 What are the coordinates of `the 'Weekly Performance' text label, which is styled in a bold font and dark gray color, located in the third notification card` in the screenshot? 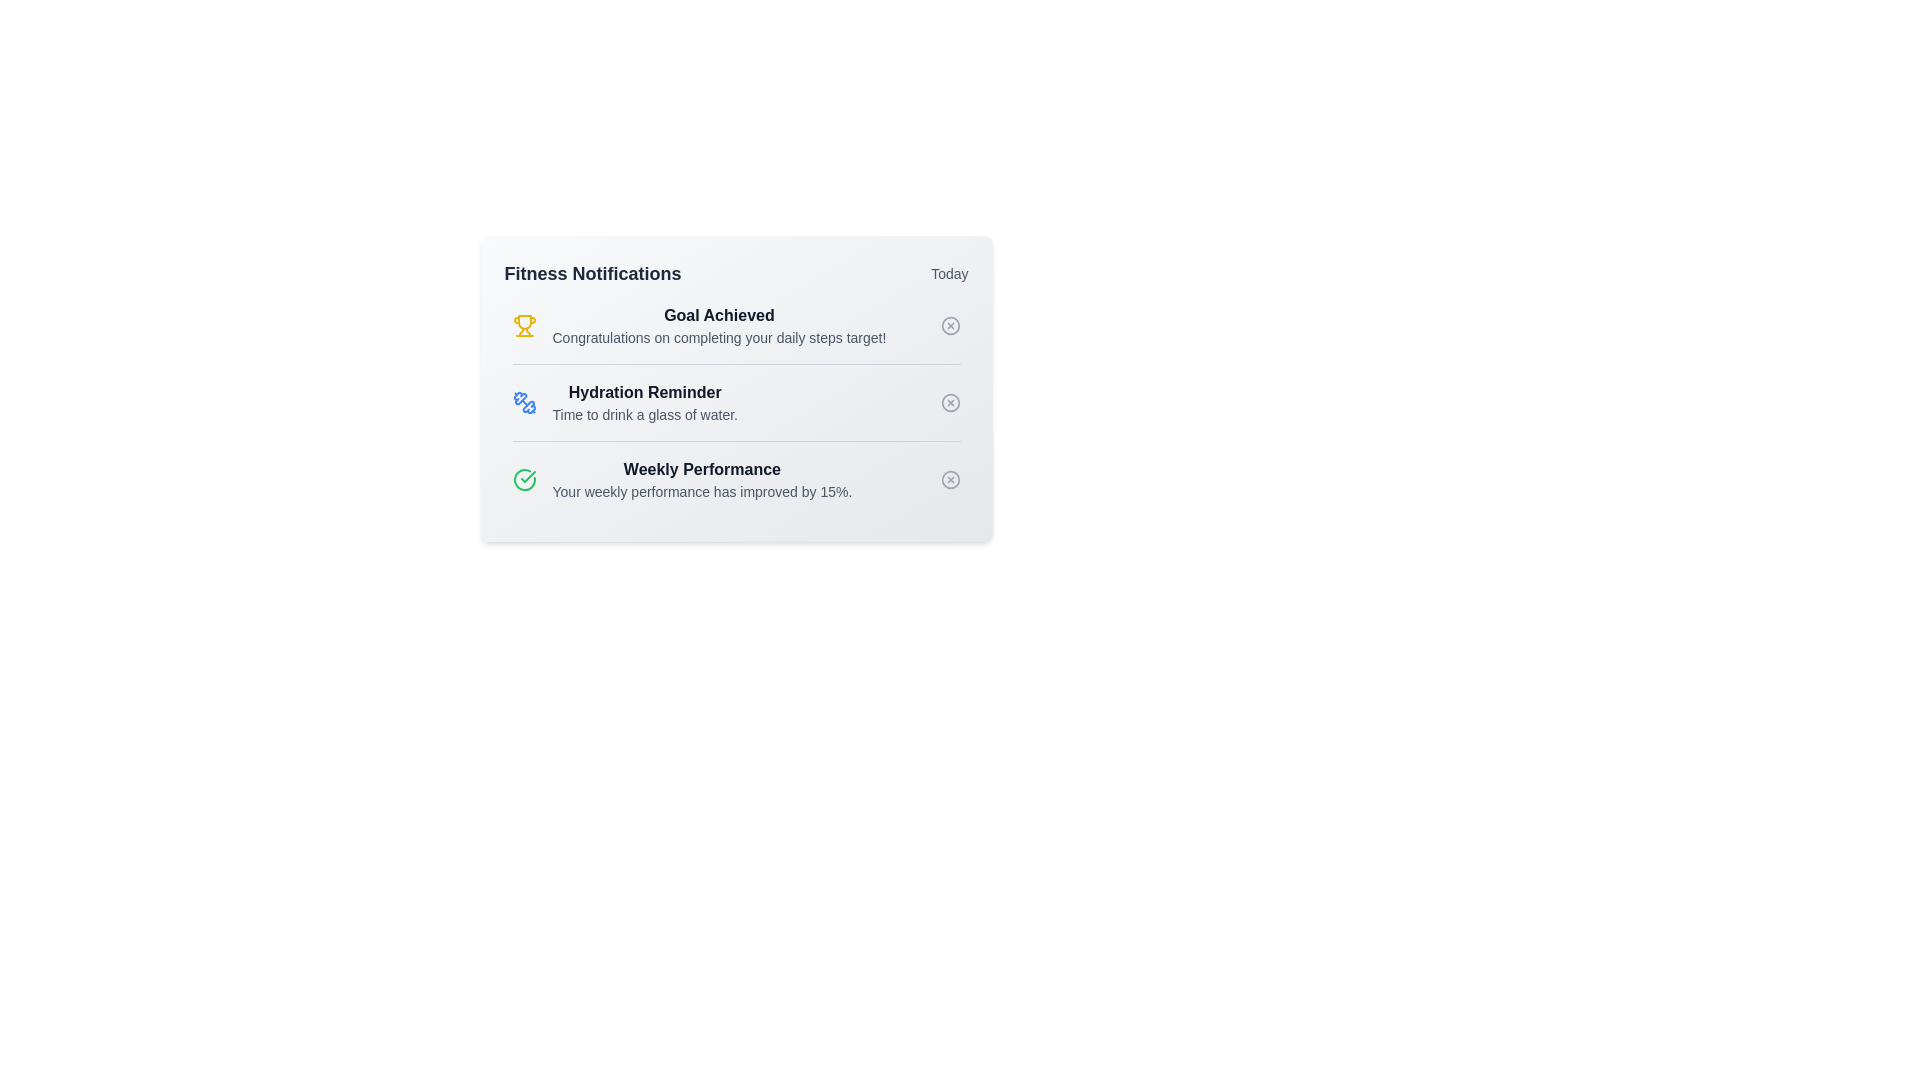 It's located at (702, 470).